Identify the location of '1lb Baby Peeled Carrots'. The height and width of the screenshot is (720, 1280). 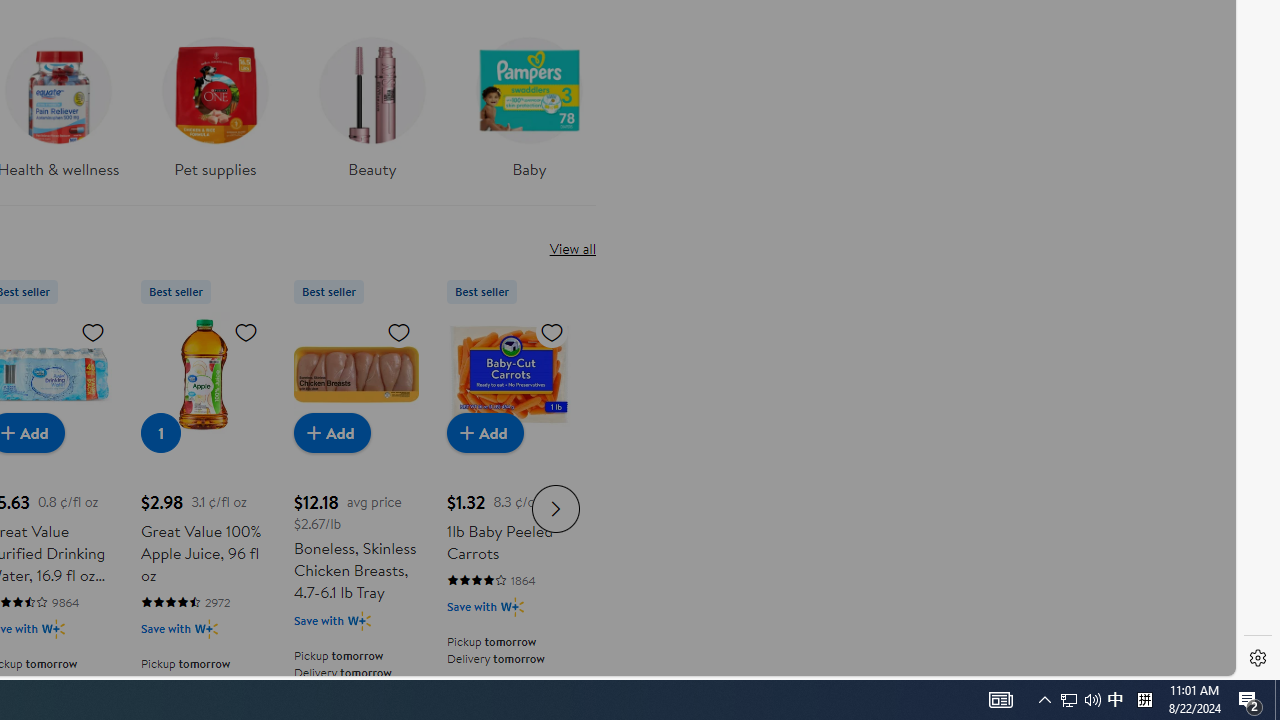
(509, 374).